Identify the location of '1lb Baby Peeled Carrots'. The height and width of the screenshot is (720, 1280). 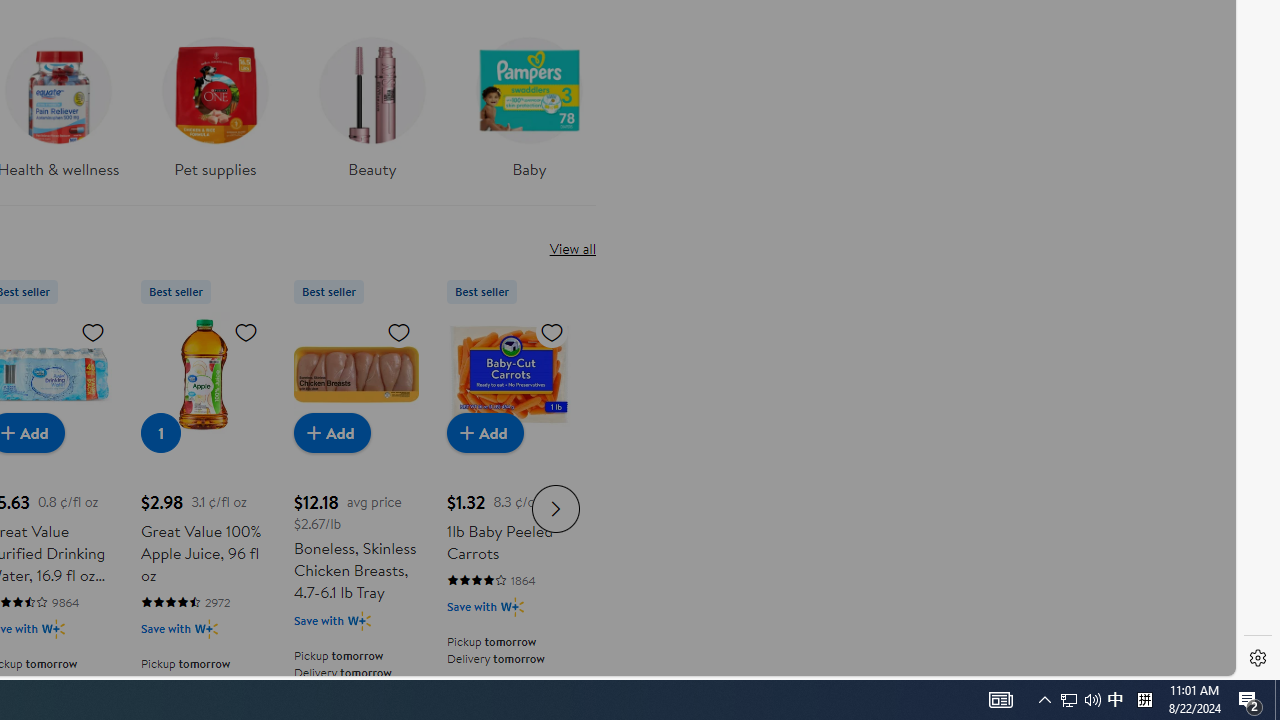
(509, 374).